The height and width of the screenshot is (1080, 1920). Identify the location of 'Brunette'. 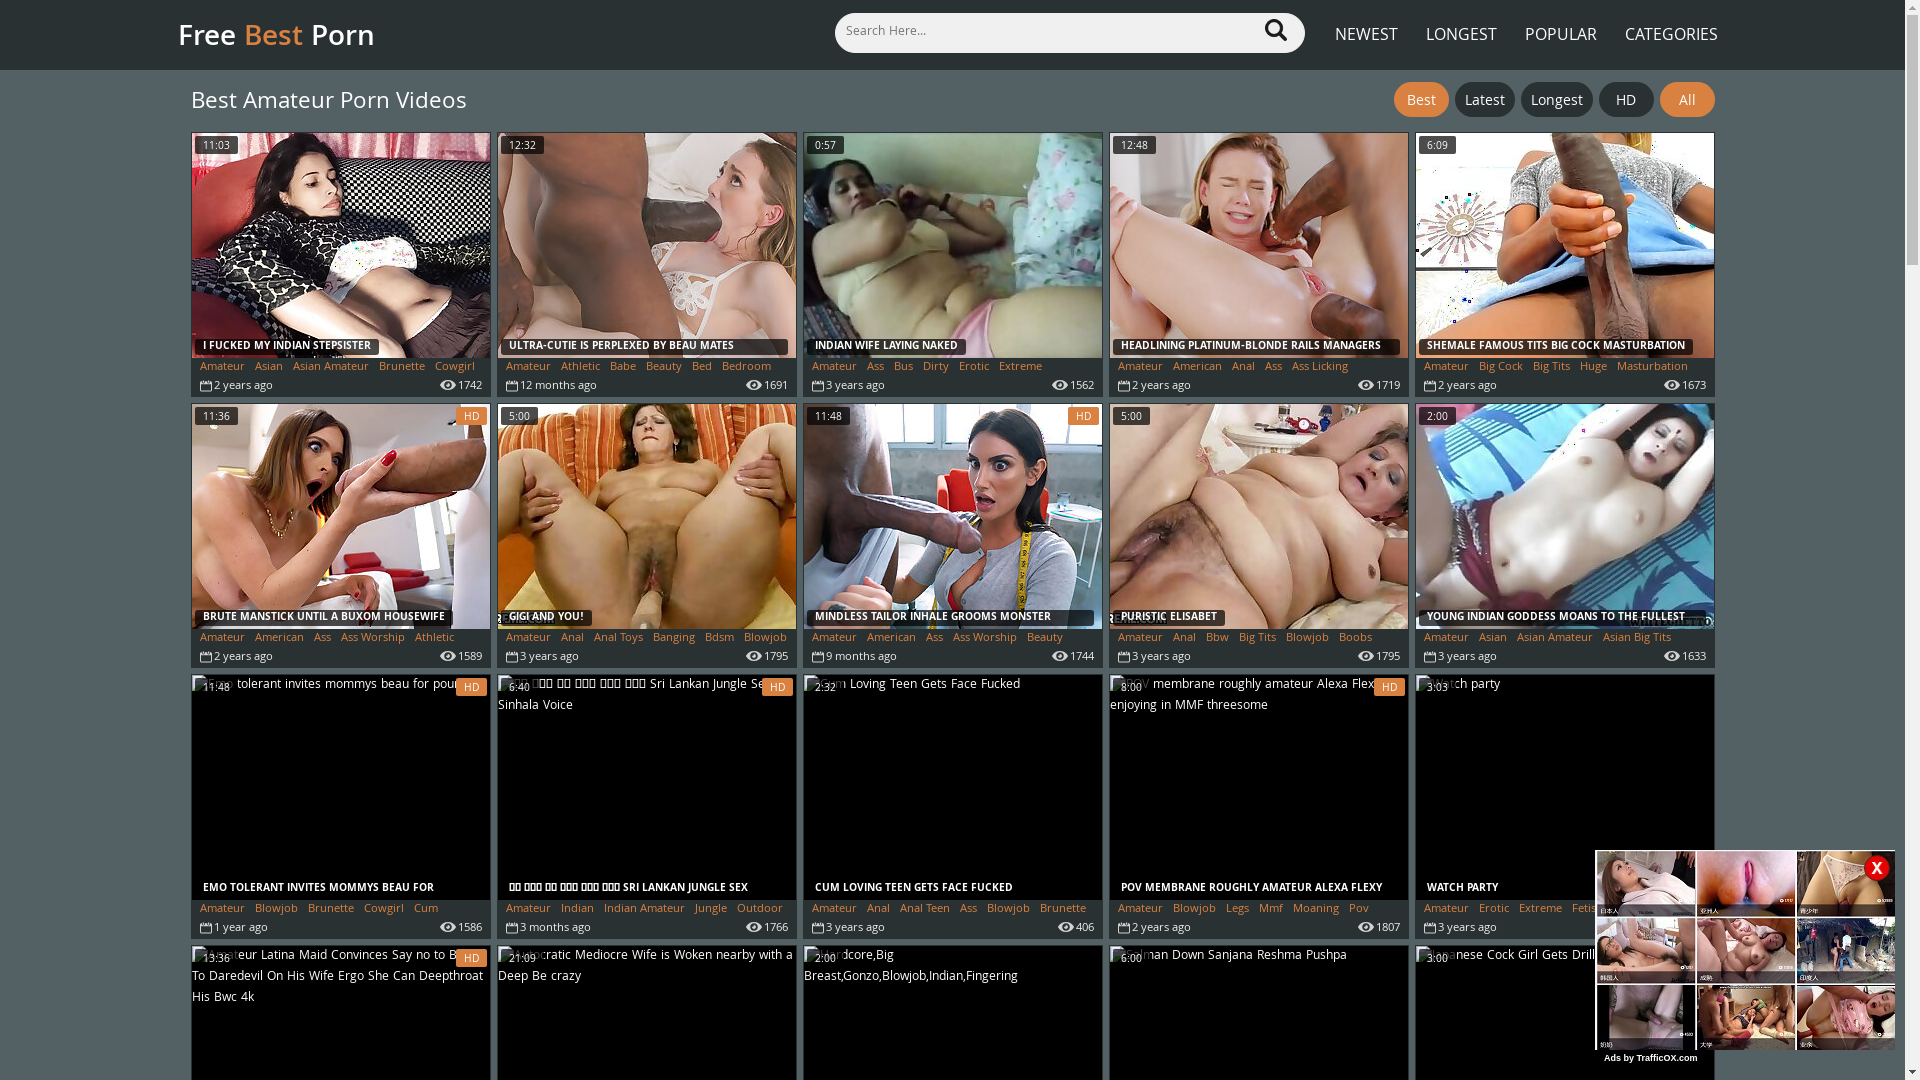
(331, 909).